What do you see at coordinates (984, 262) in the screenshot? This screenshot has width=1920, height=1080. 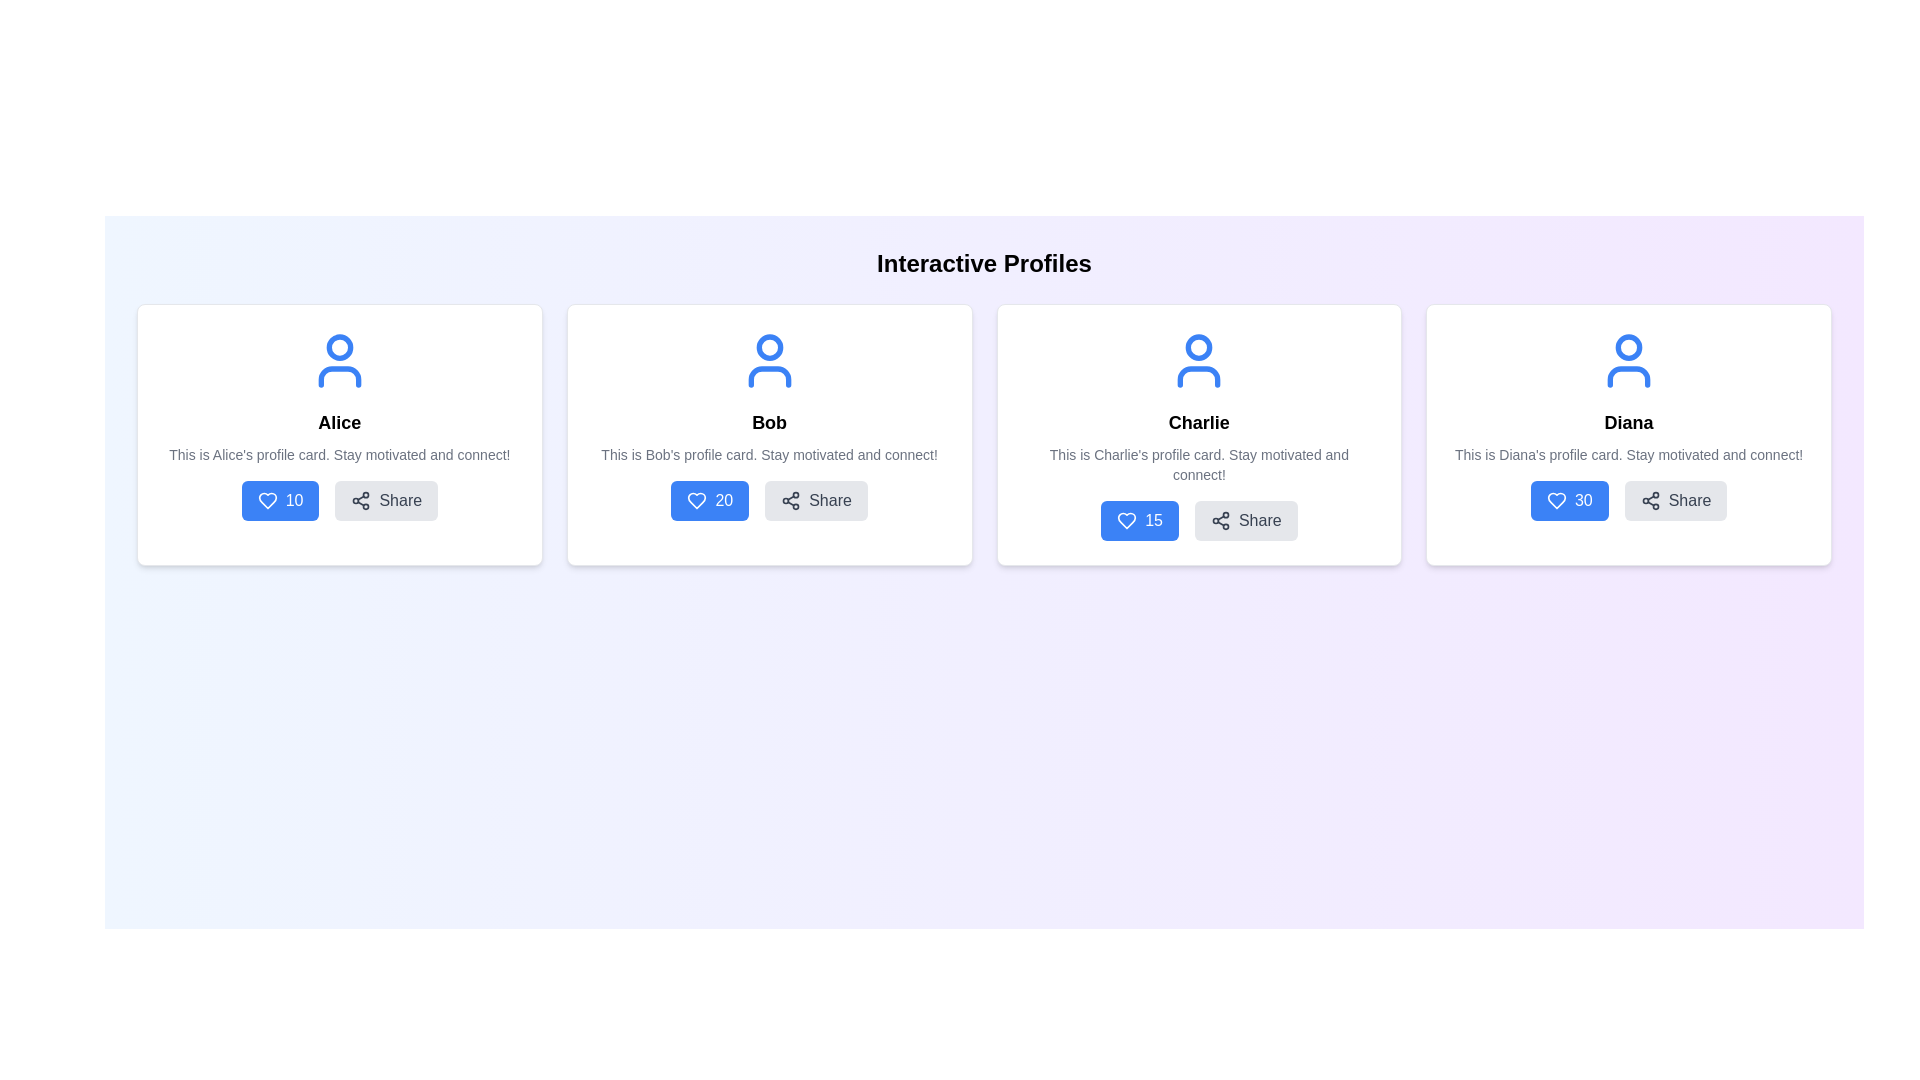 I see `the header text element that indicates the page features interactive profiles` at bounding box center [984, 262].